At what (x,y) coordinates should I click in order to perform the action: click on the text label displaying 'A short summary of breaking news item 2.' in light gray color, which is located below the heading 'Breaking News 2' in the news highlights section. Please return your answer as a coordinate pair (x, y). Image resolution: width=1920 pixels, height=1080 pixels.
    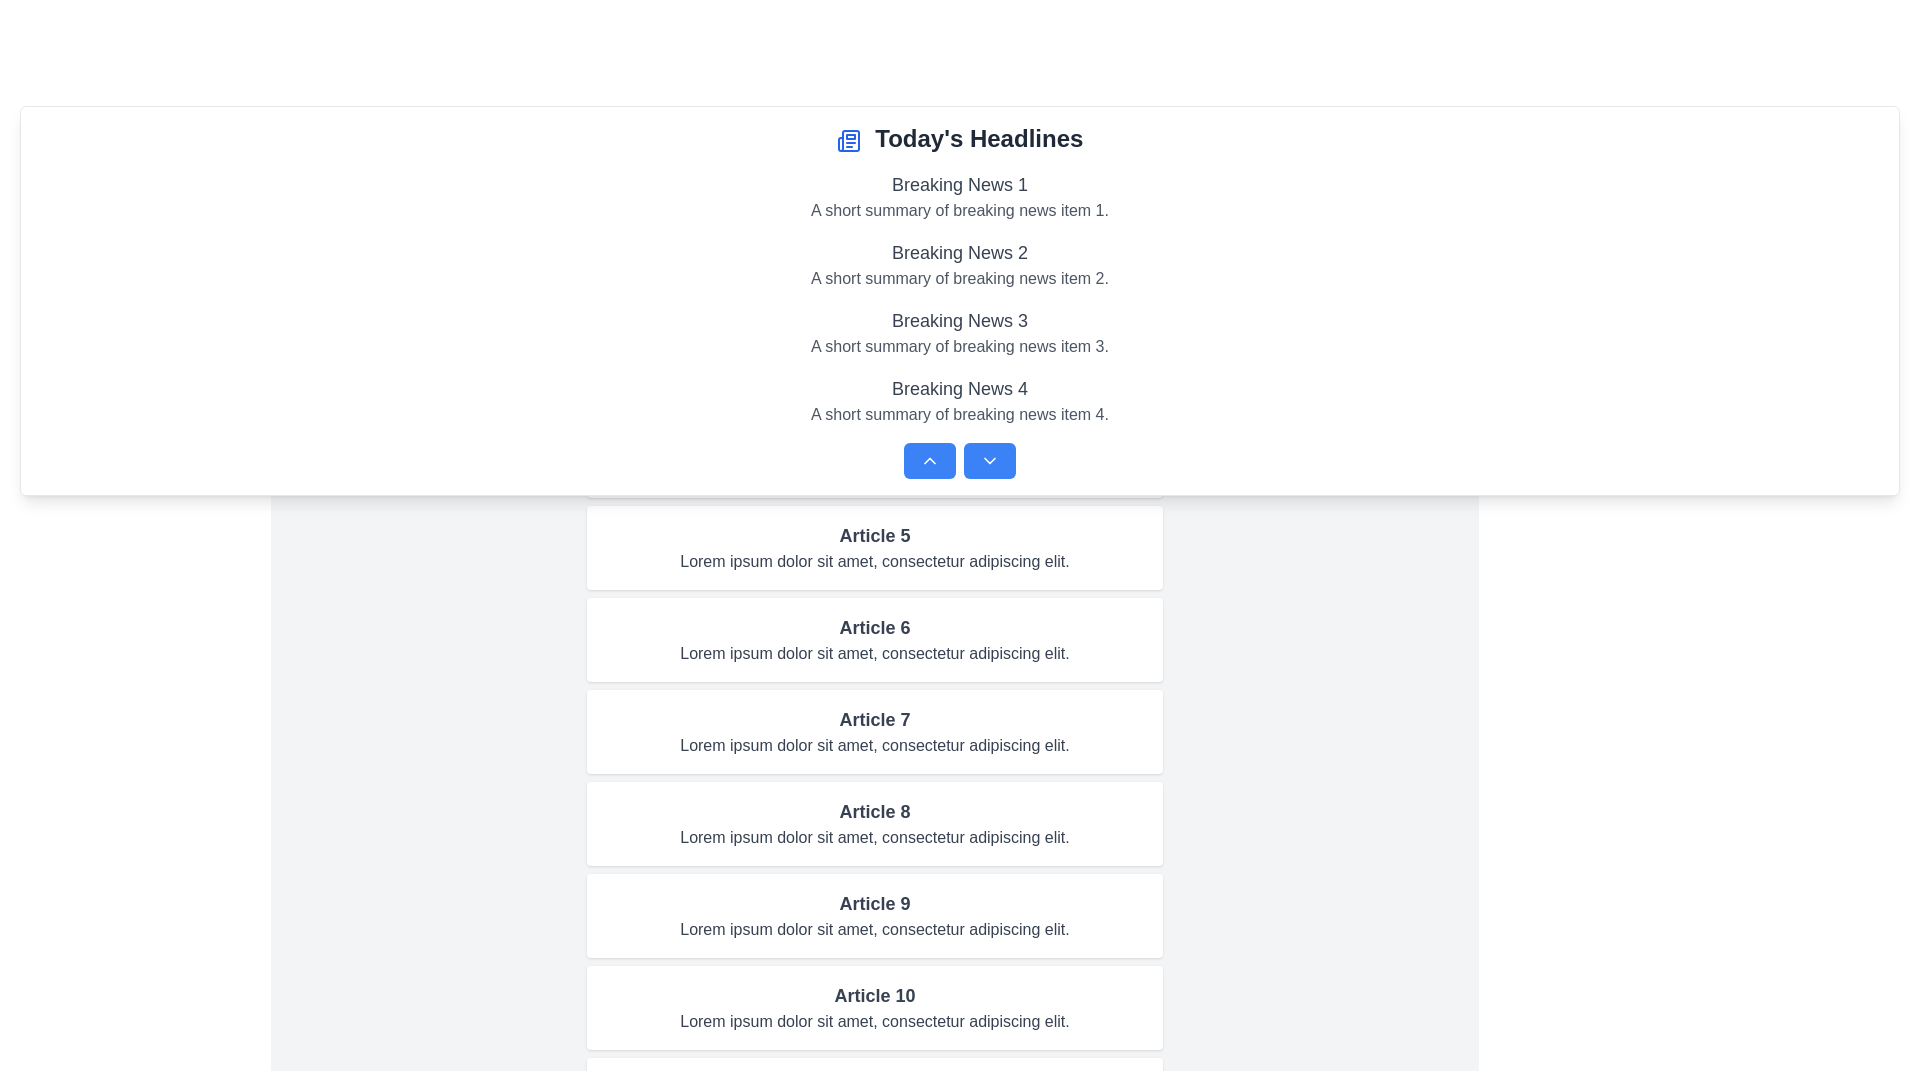
    Looking at the image, I should click on (960, 278).